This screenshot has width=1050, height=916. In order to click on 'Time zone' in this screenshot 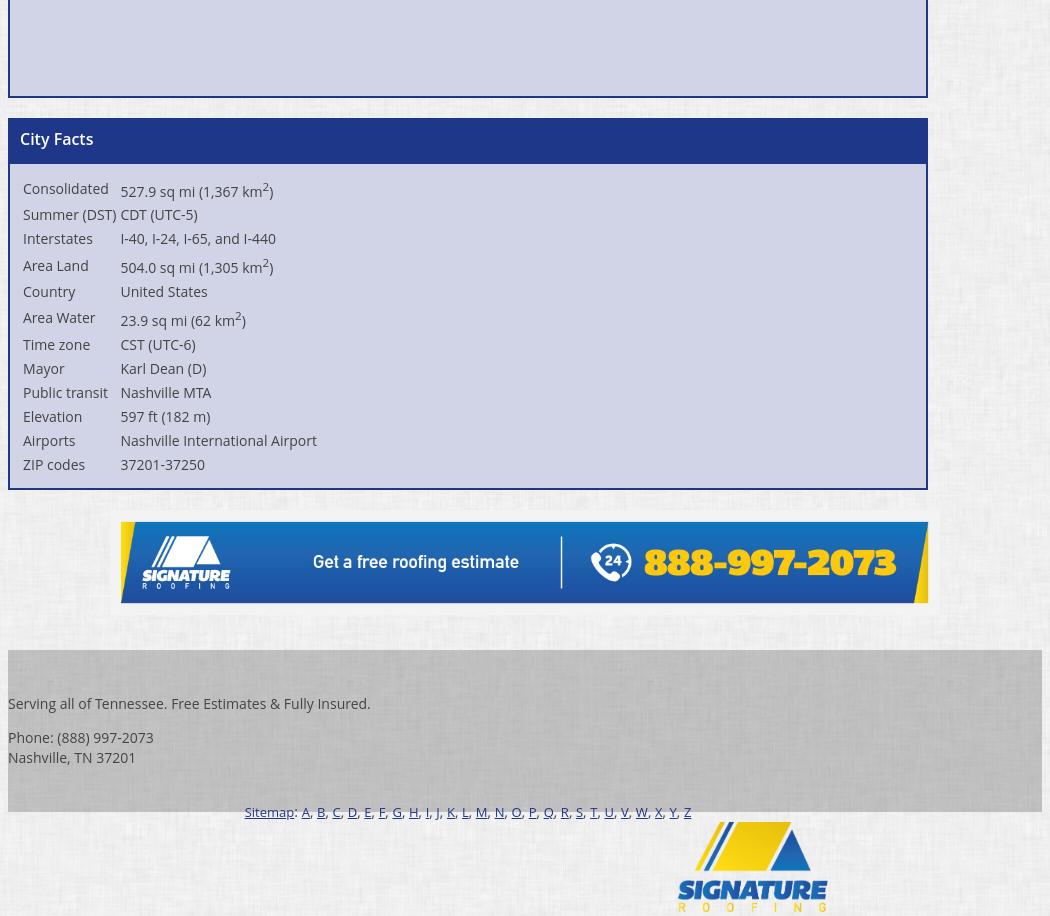, I will do `click(55, 342)`.